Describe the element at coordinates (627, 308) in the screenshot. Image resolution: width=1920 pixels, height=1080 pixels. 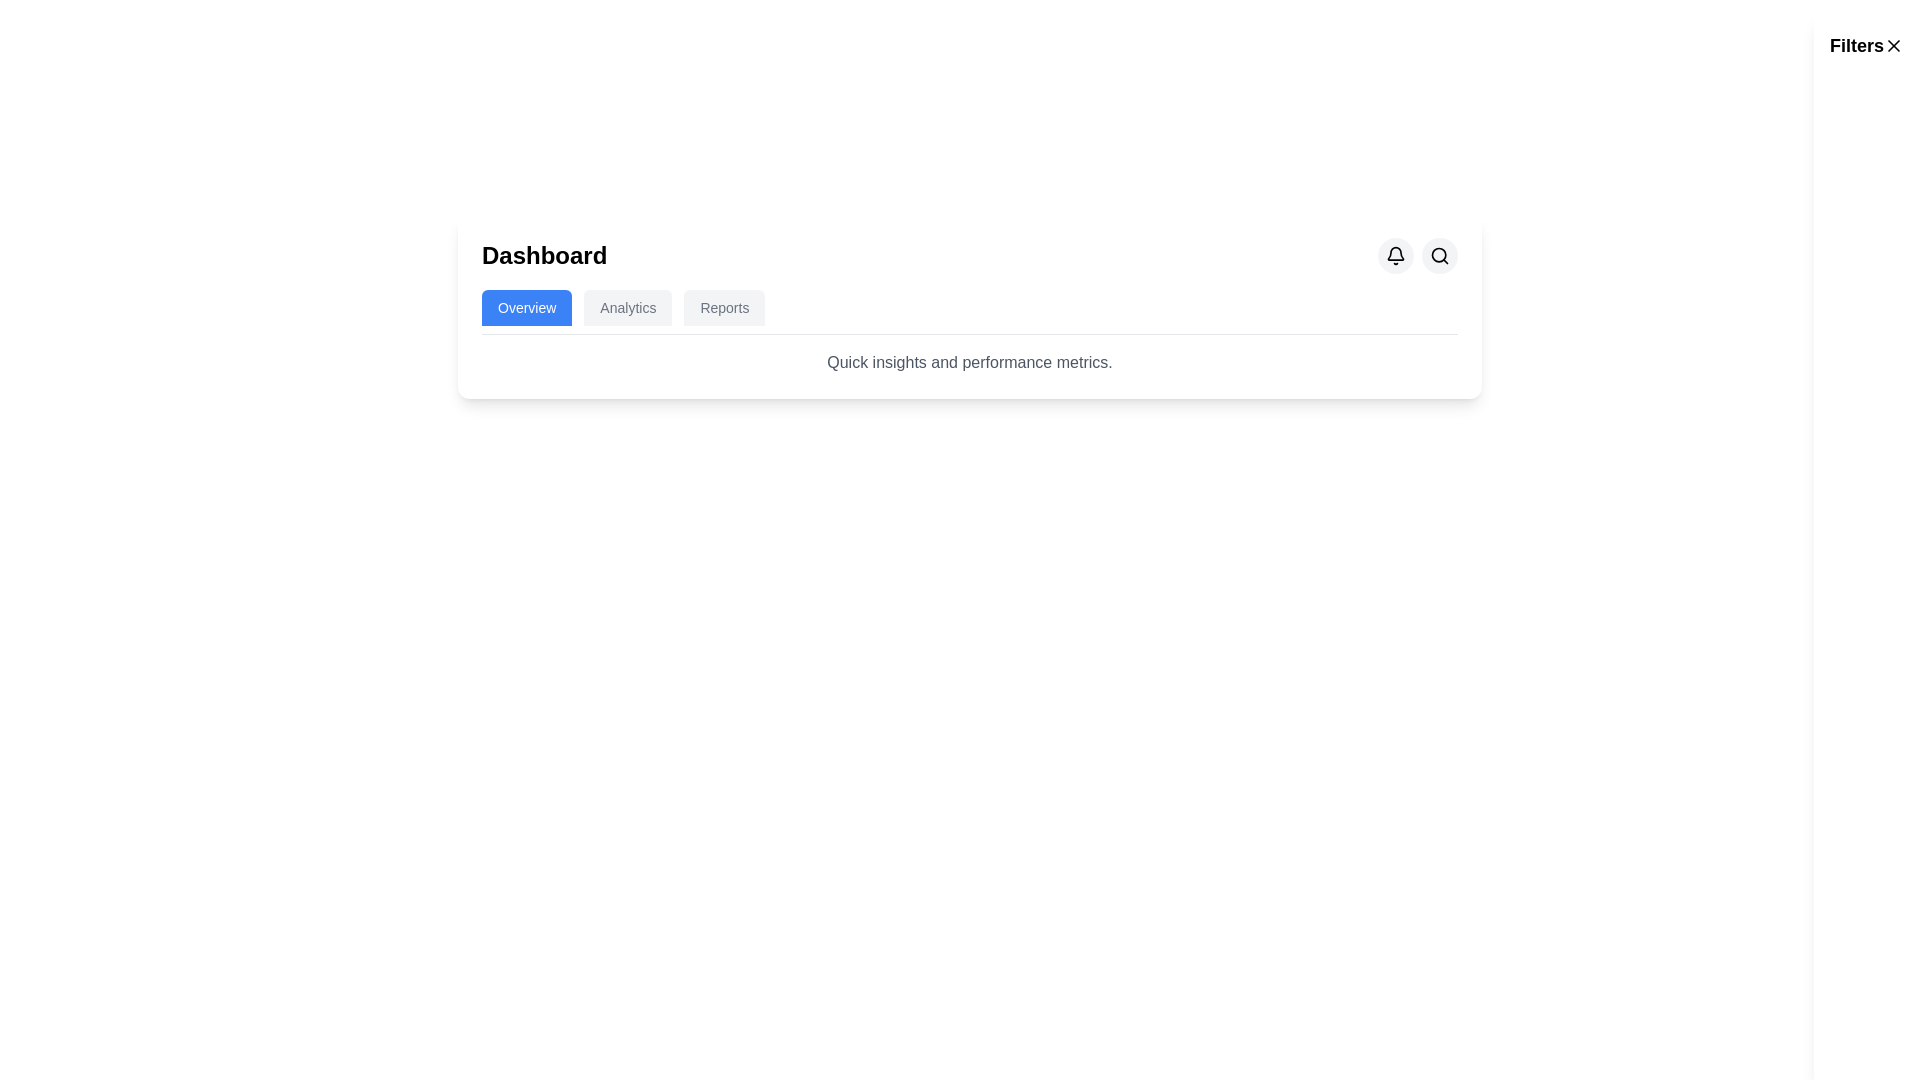
I see `the 'Analytics' tab, which is a rectangular button with rounded corners, light gray background, and darker gray text, located in the middle of three horizontally aligned tabs labeled 'Overview,' 'Analytics,' and 'Reports.'` at that location.